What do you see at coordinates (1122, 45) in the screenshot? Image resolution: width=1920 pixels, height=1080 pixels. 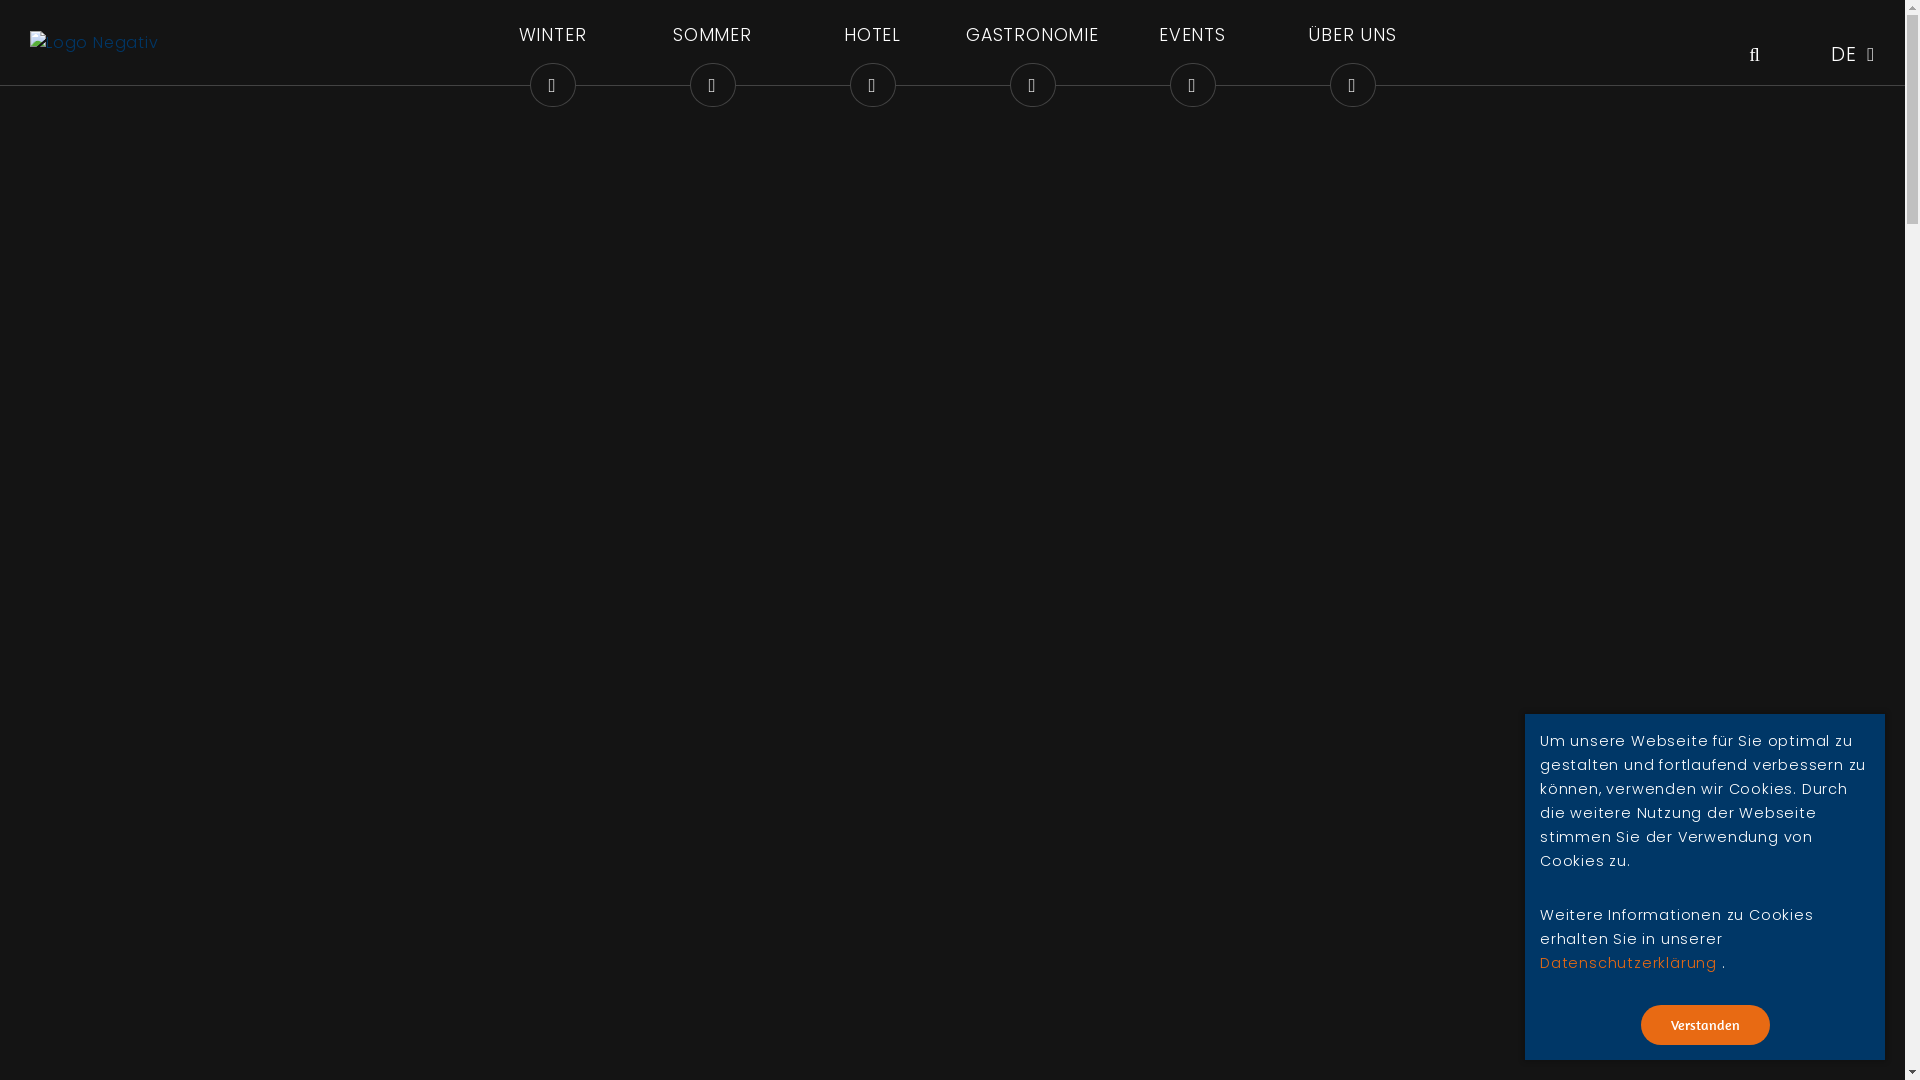 I see `'EVENTS'` at bounding box center [1122, 45].